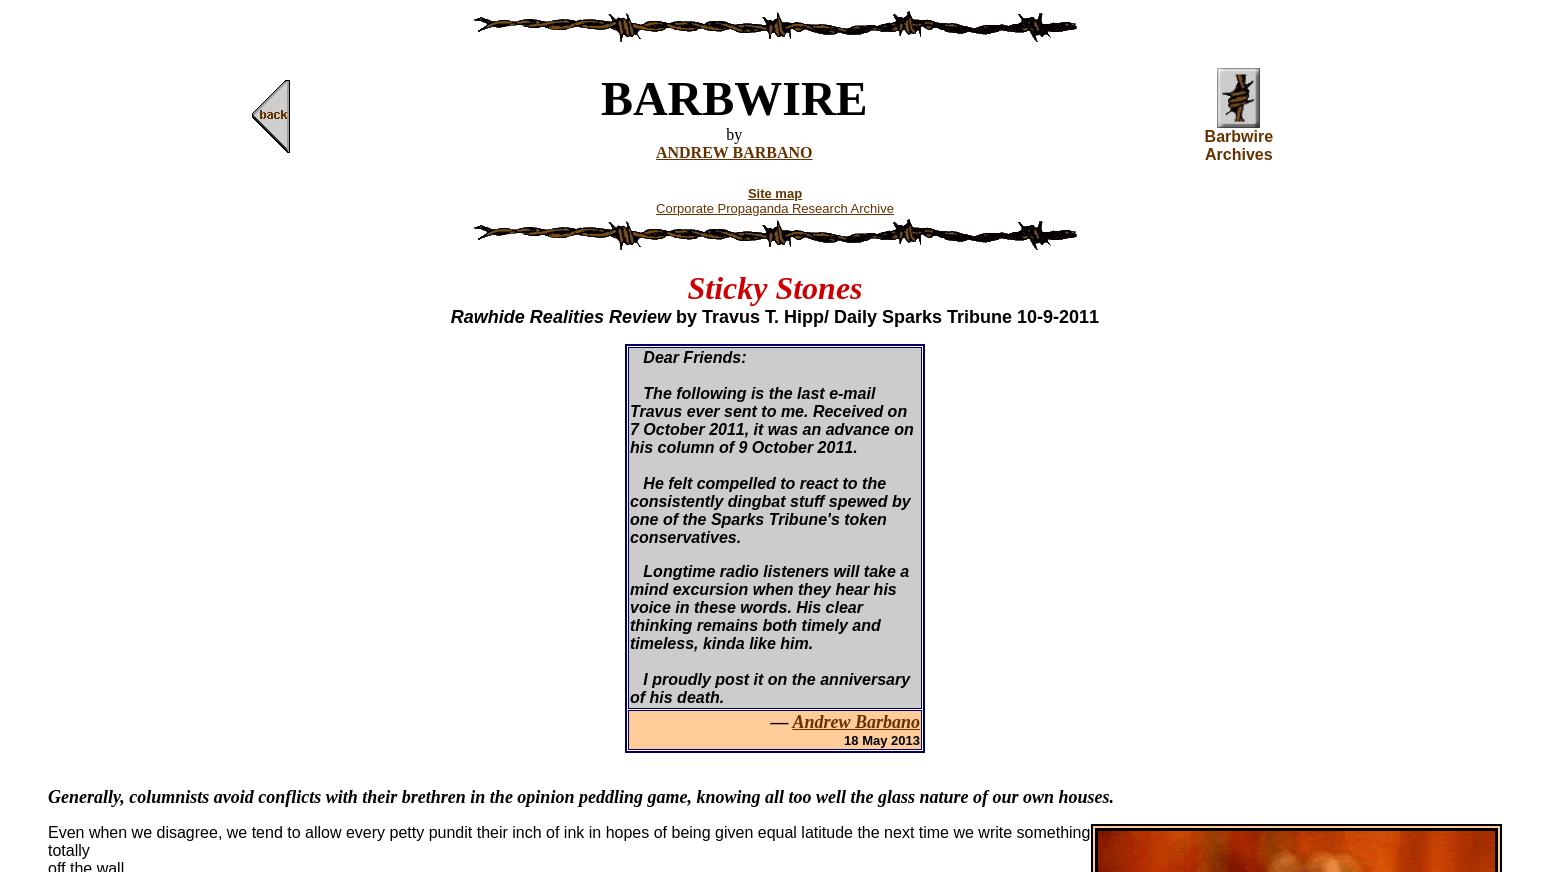 This screenshot has height=872, width=1550. What do you see at coordinates (774, 193) in the screenshot?
I see `'Site 
  map'` at bounding box center [774, 193].